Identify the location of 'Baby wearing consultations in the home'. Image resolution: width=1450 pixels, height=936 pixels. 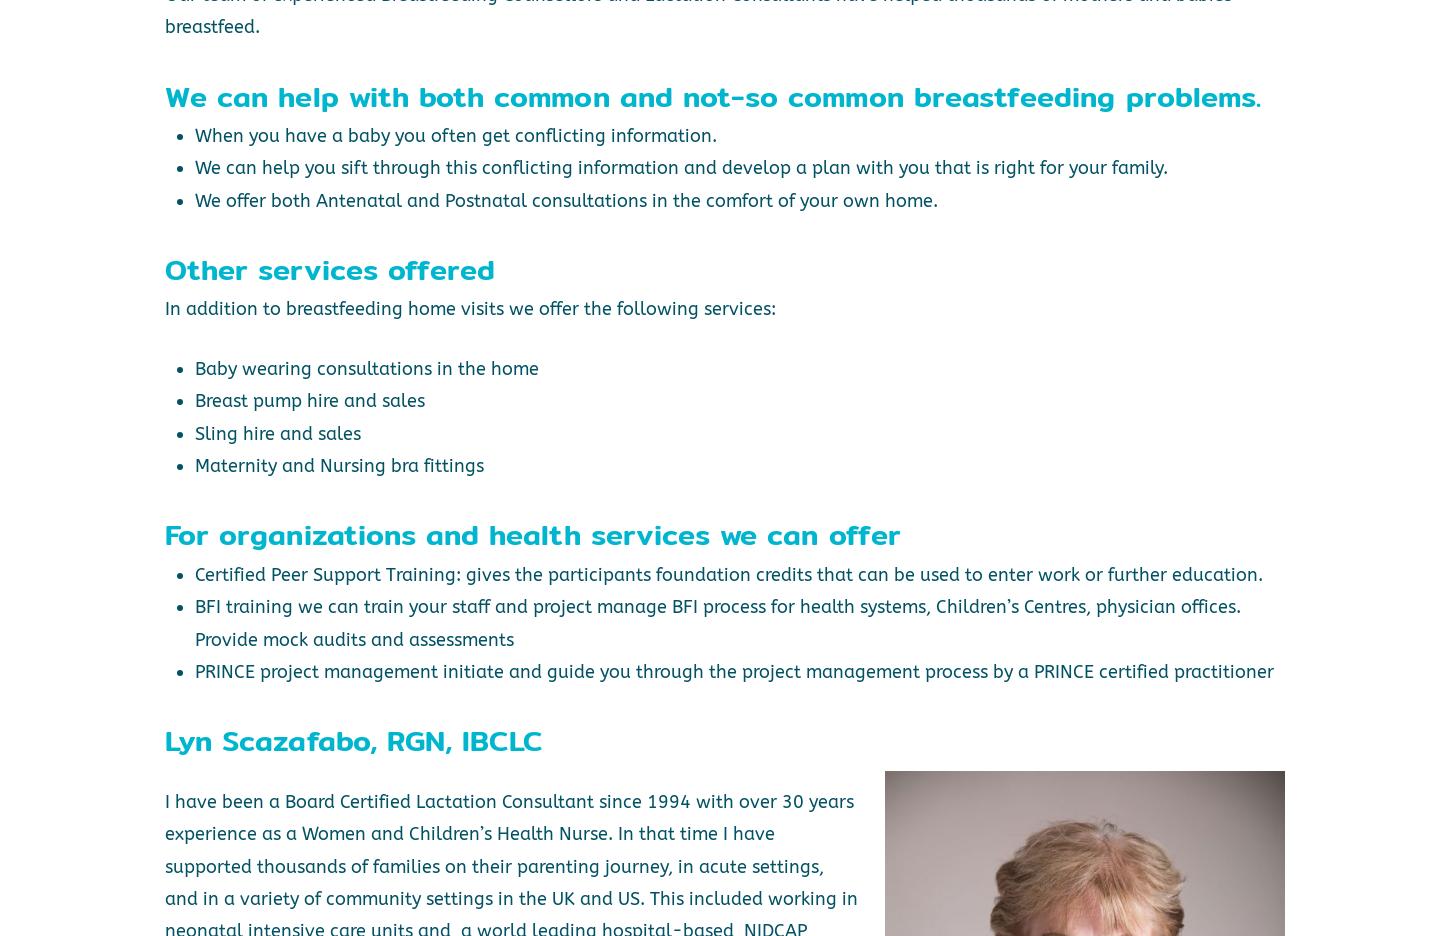
(364, 368).